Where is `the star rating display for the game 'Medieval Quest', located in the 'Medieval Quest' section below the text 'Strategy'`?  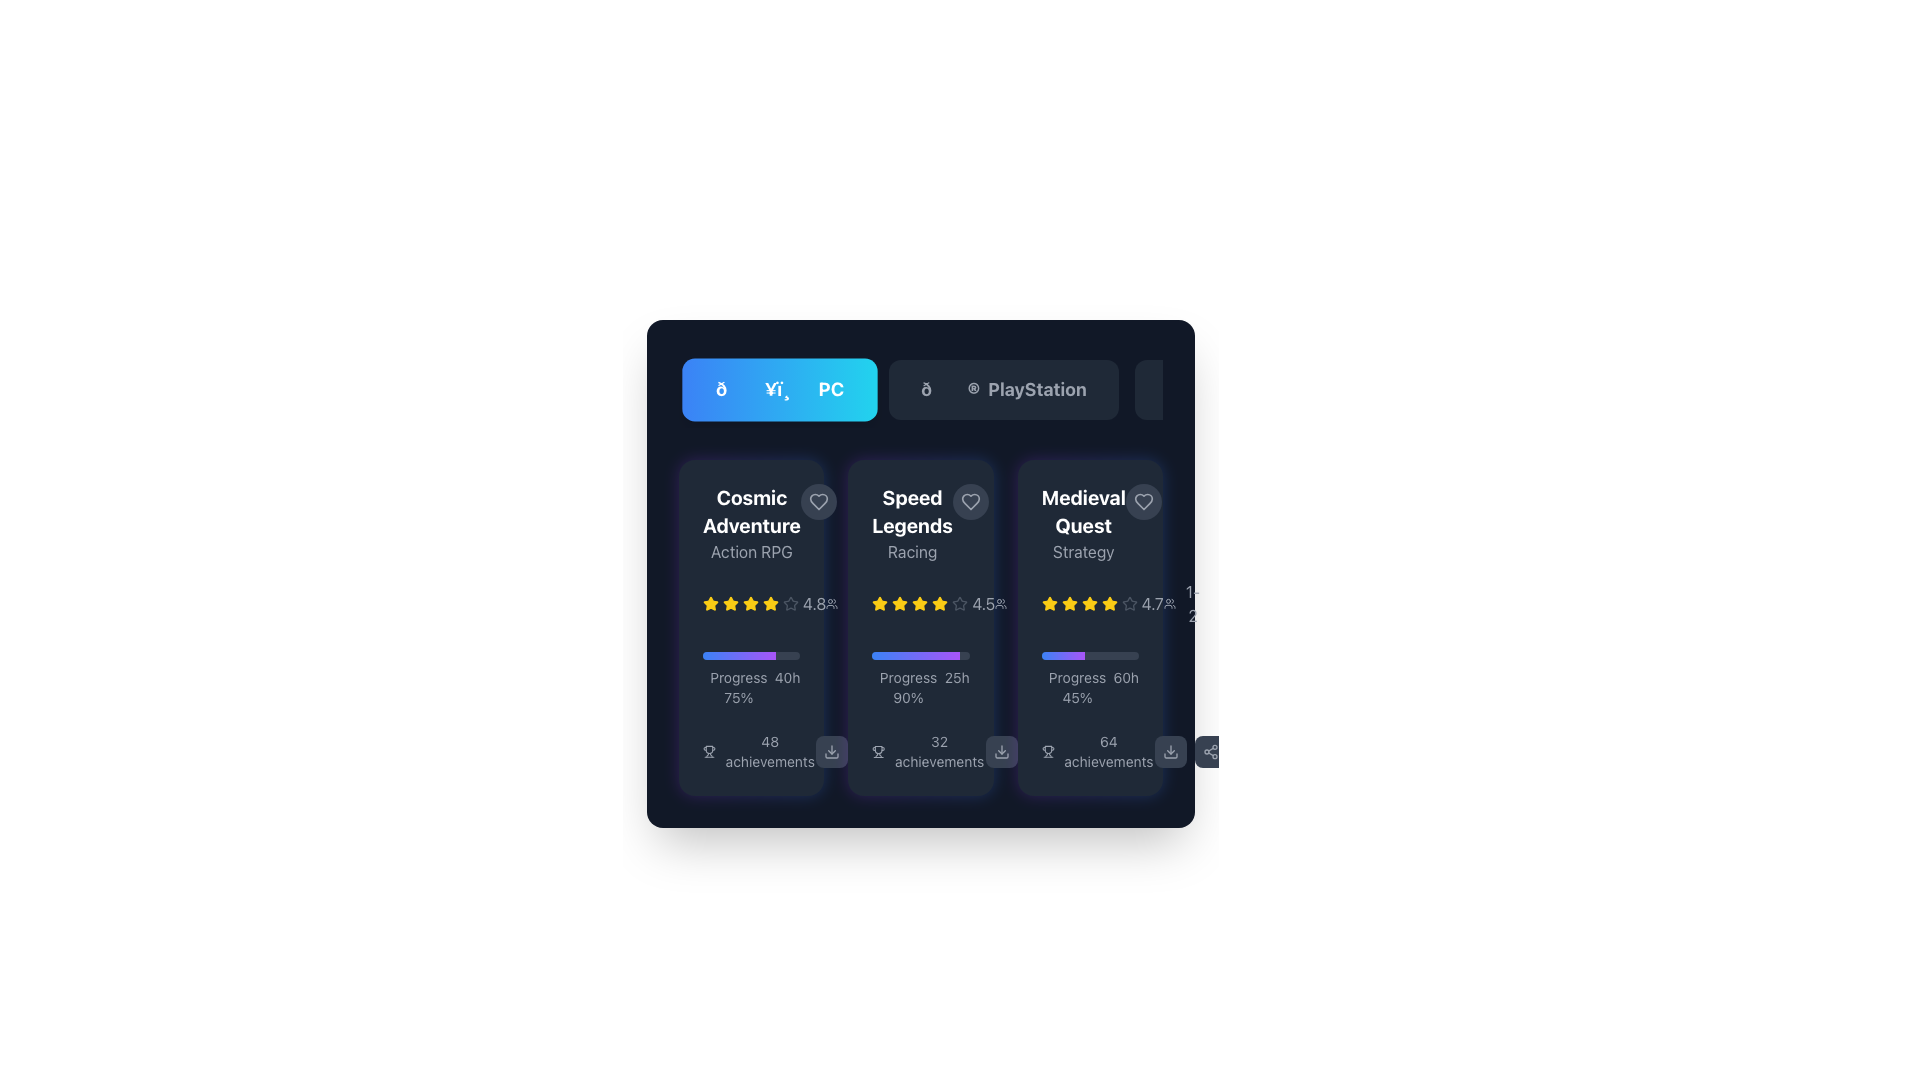
the star rating display for the game 'Medieval Quest', located in the 'Medieval Quest' section below the text 'Strategy' is located at coordinates (1089, 603).